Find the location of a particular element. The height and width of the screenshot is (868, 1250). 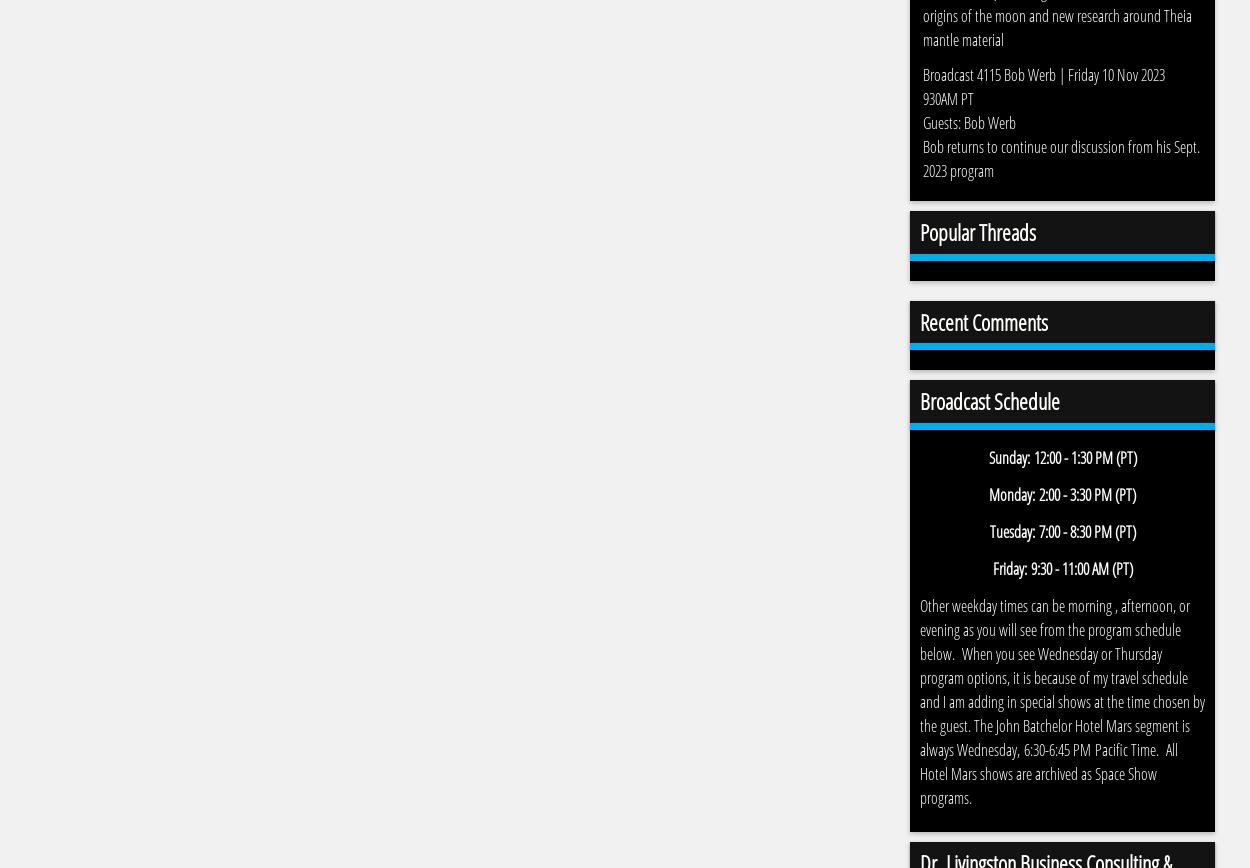

'Guests:' is located at coordinates (922, 122).